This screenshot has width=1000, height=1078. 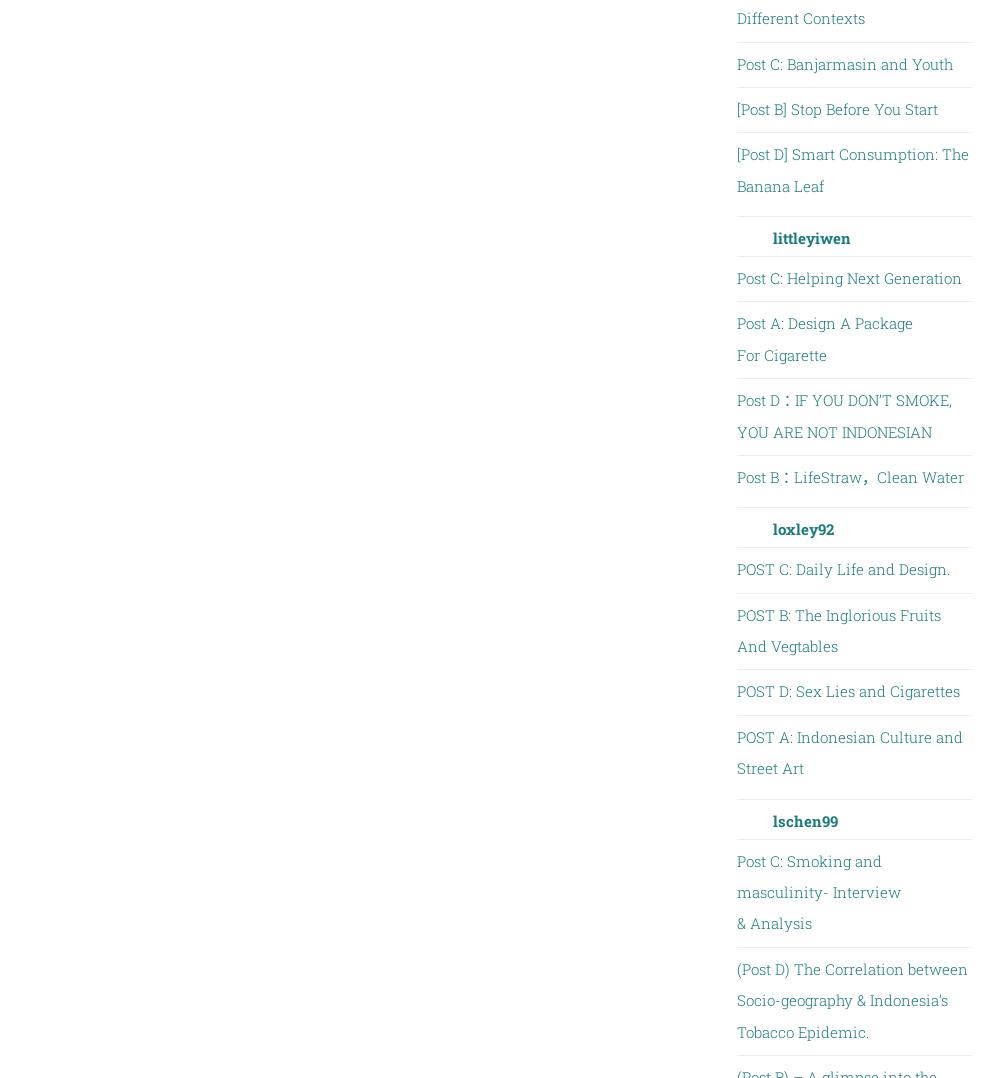 I want to click on '(Post D) The Correlation between Socio-geography &  Indonesia’s Tobacco Epidemic.', so click(x=735, y=999).